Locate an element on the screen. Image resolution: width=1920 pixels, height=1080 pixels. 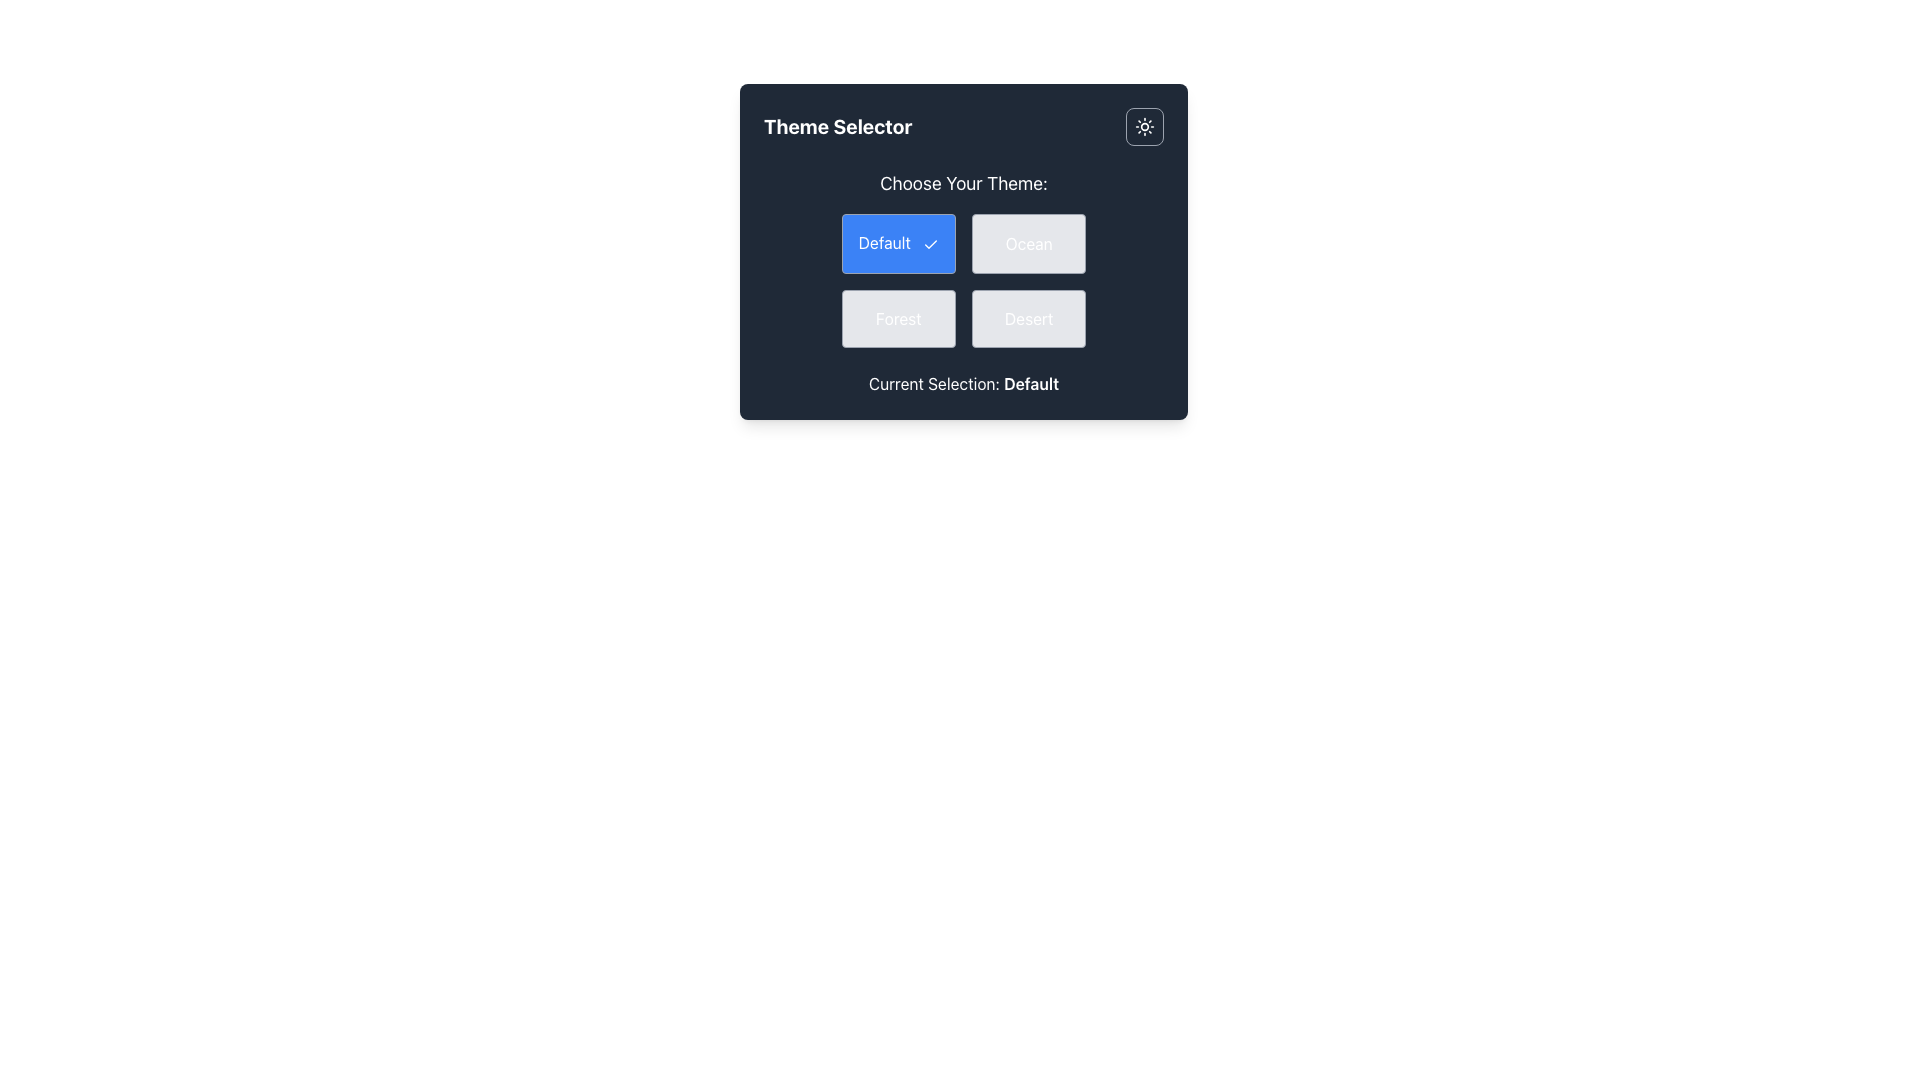
the checkmark icon indicating that the 'Default' theme selection is currently active is located at coordinates (930, 242).